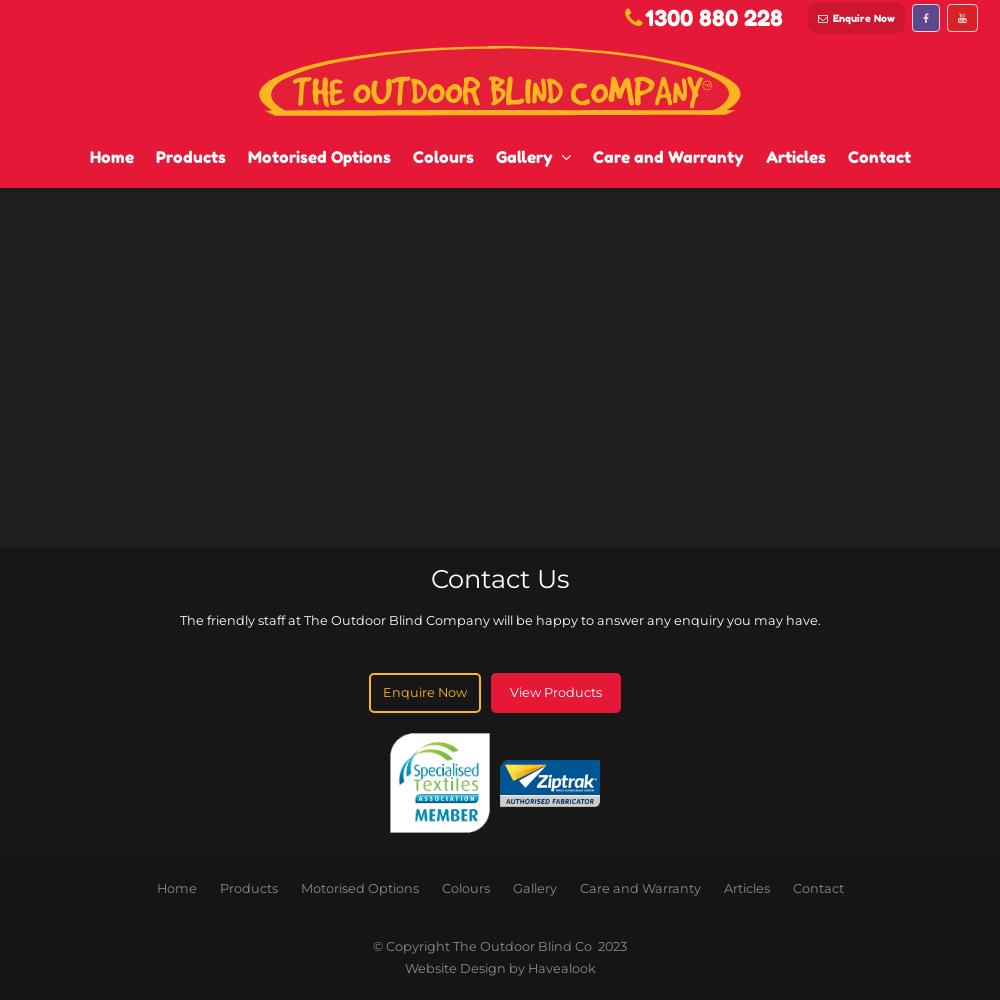 The height and width of the screenshot is (1000, 1000). What do you see at coordinates (534, 888) in the screenshot?
I see `'Gallery'` at bounding box center [534, 888].